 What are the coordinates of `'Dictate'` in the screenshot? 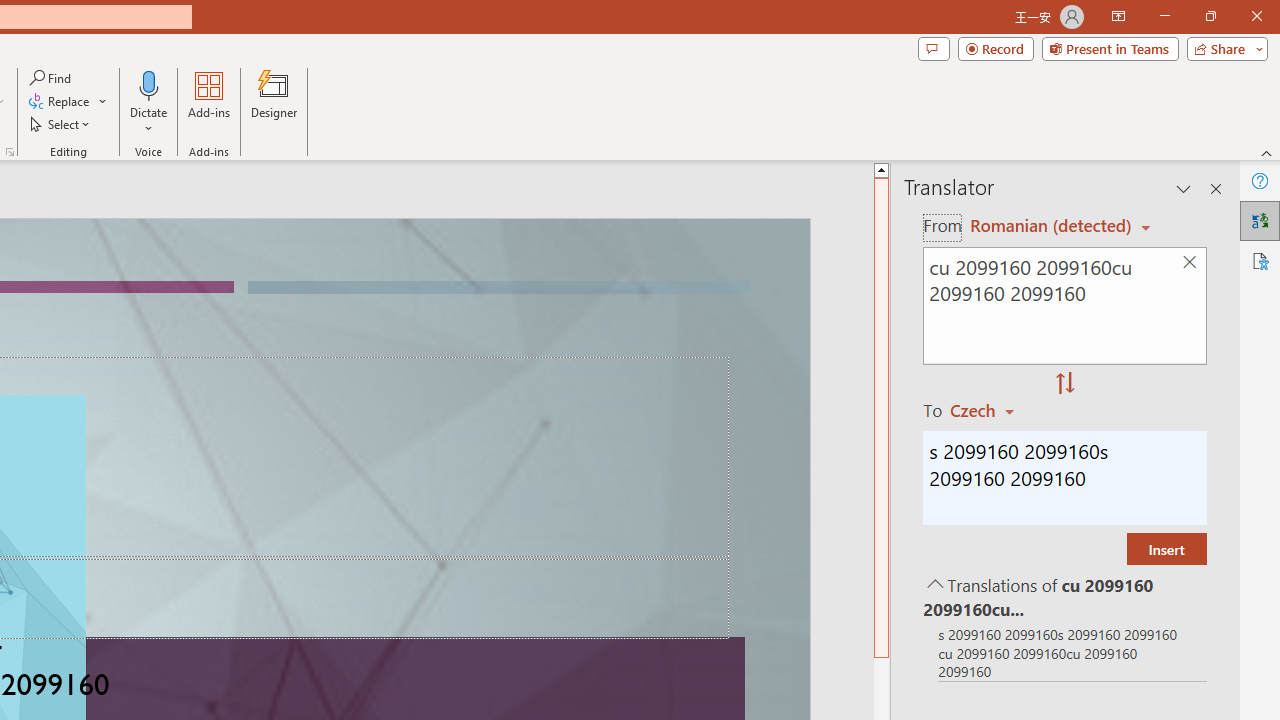 It's located at (148, 84).